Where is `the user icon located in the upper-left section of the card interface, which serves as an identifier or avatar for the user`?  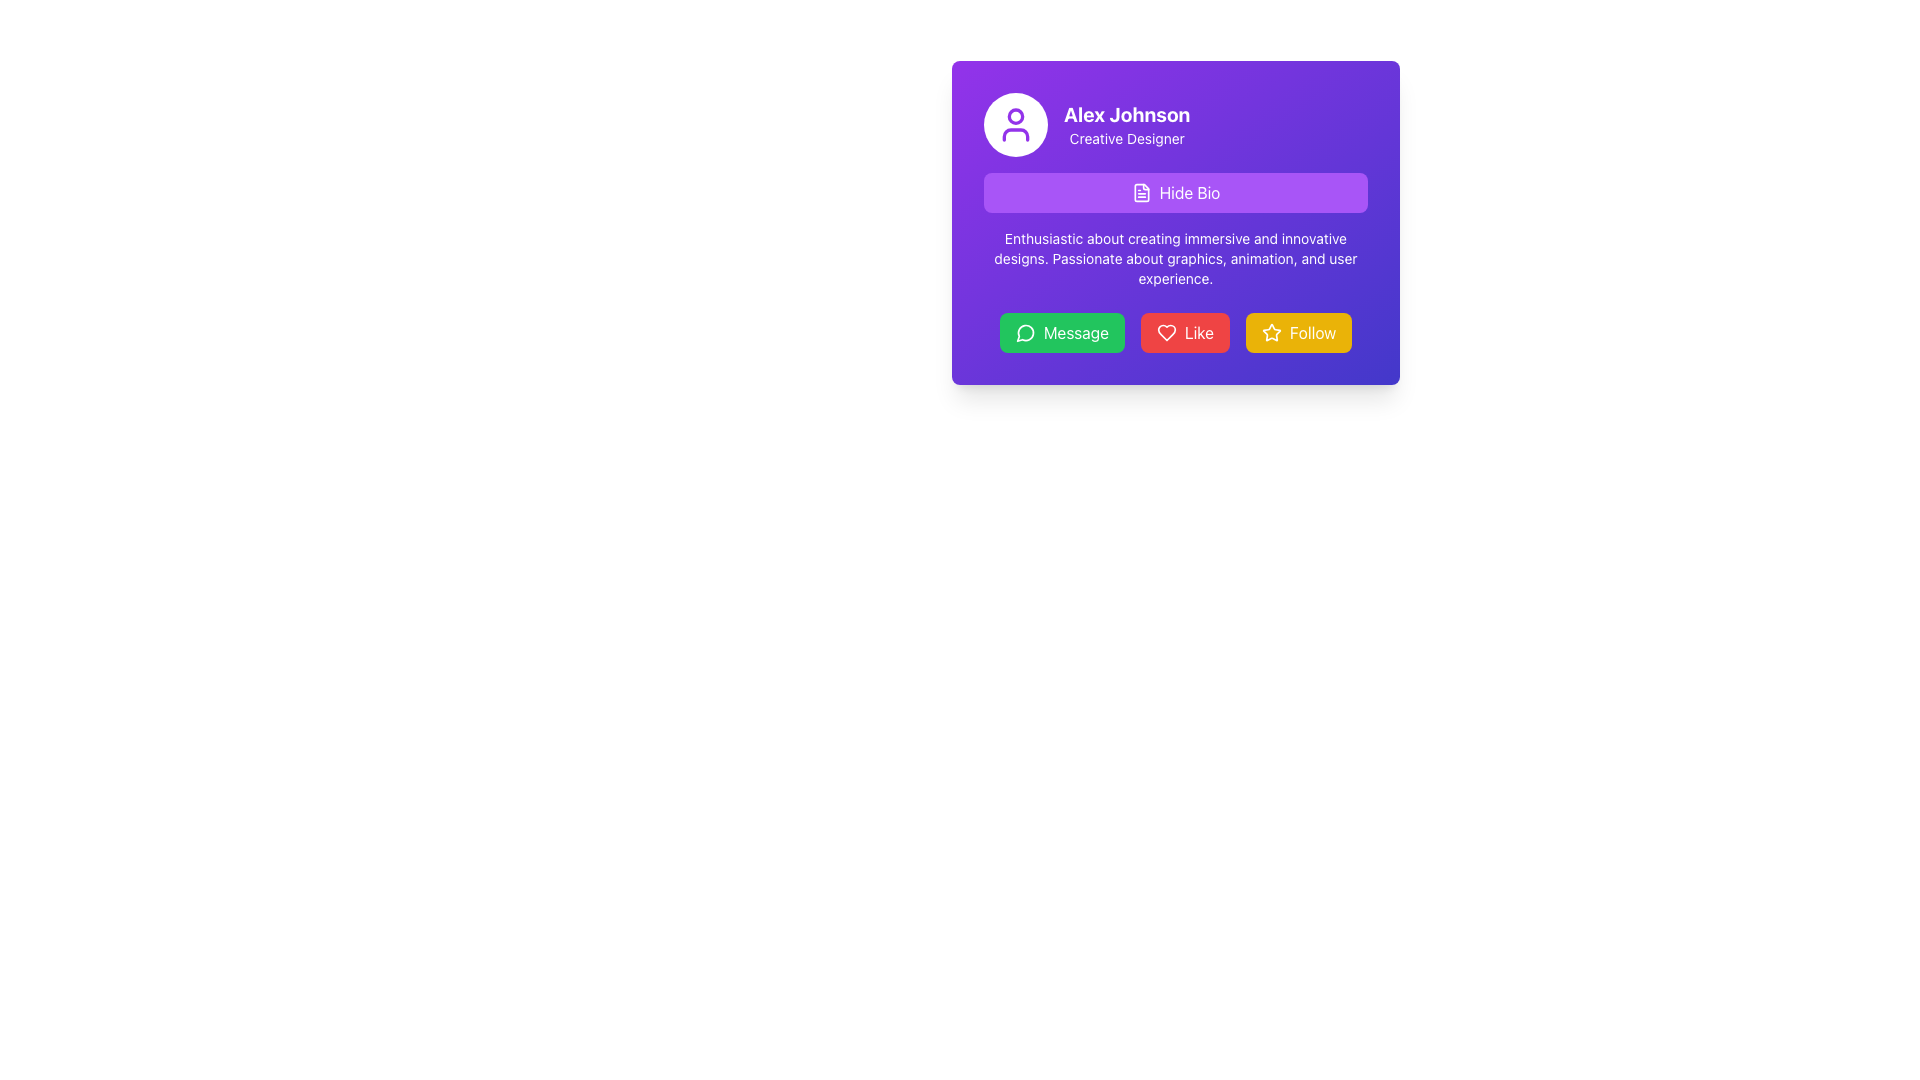
the user icon located in the upper-left section of the card interface, which serves as an identifier or avatar for the user is located at coordinates (1016, 124).